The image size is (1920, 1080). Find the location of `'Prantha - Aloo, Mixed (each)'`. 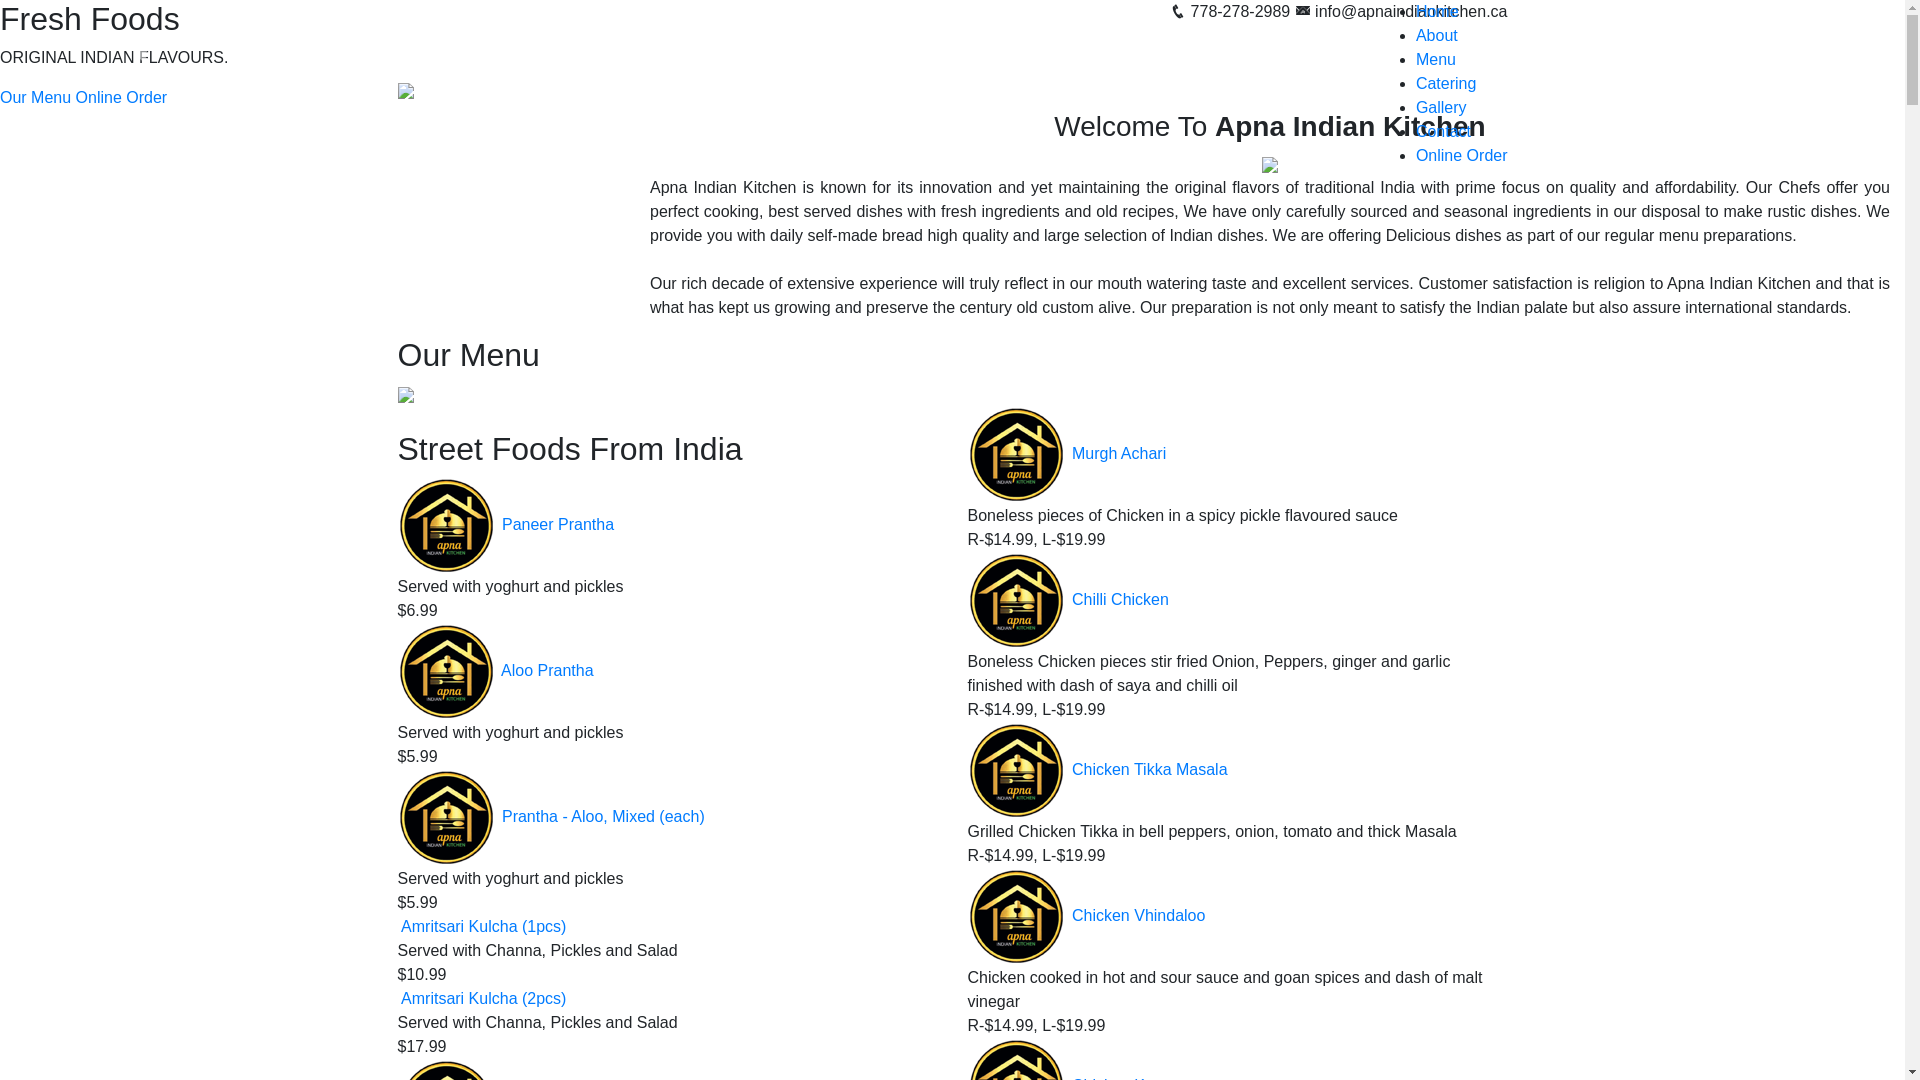

'Prantha - Aloo, Mixed (each)' is located at coordinates (602, 816).